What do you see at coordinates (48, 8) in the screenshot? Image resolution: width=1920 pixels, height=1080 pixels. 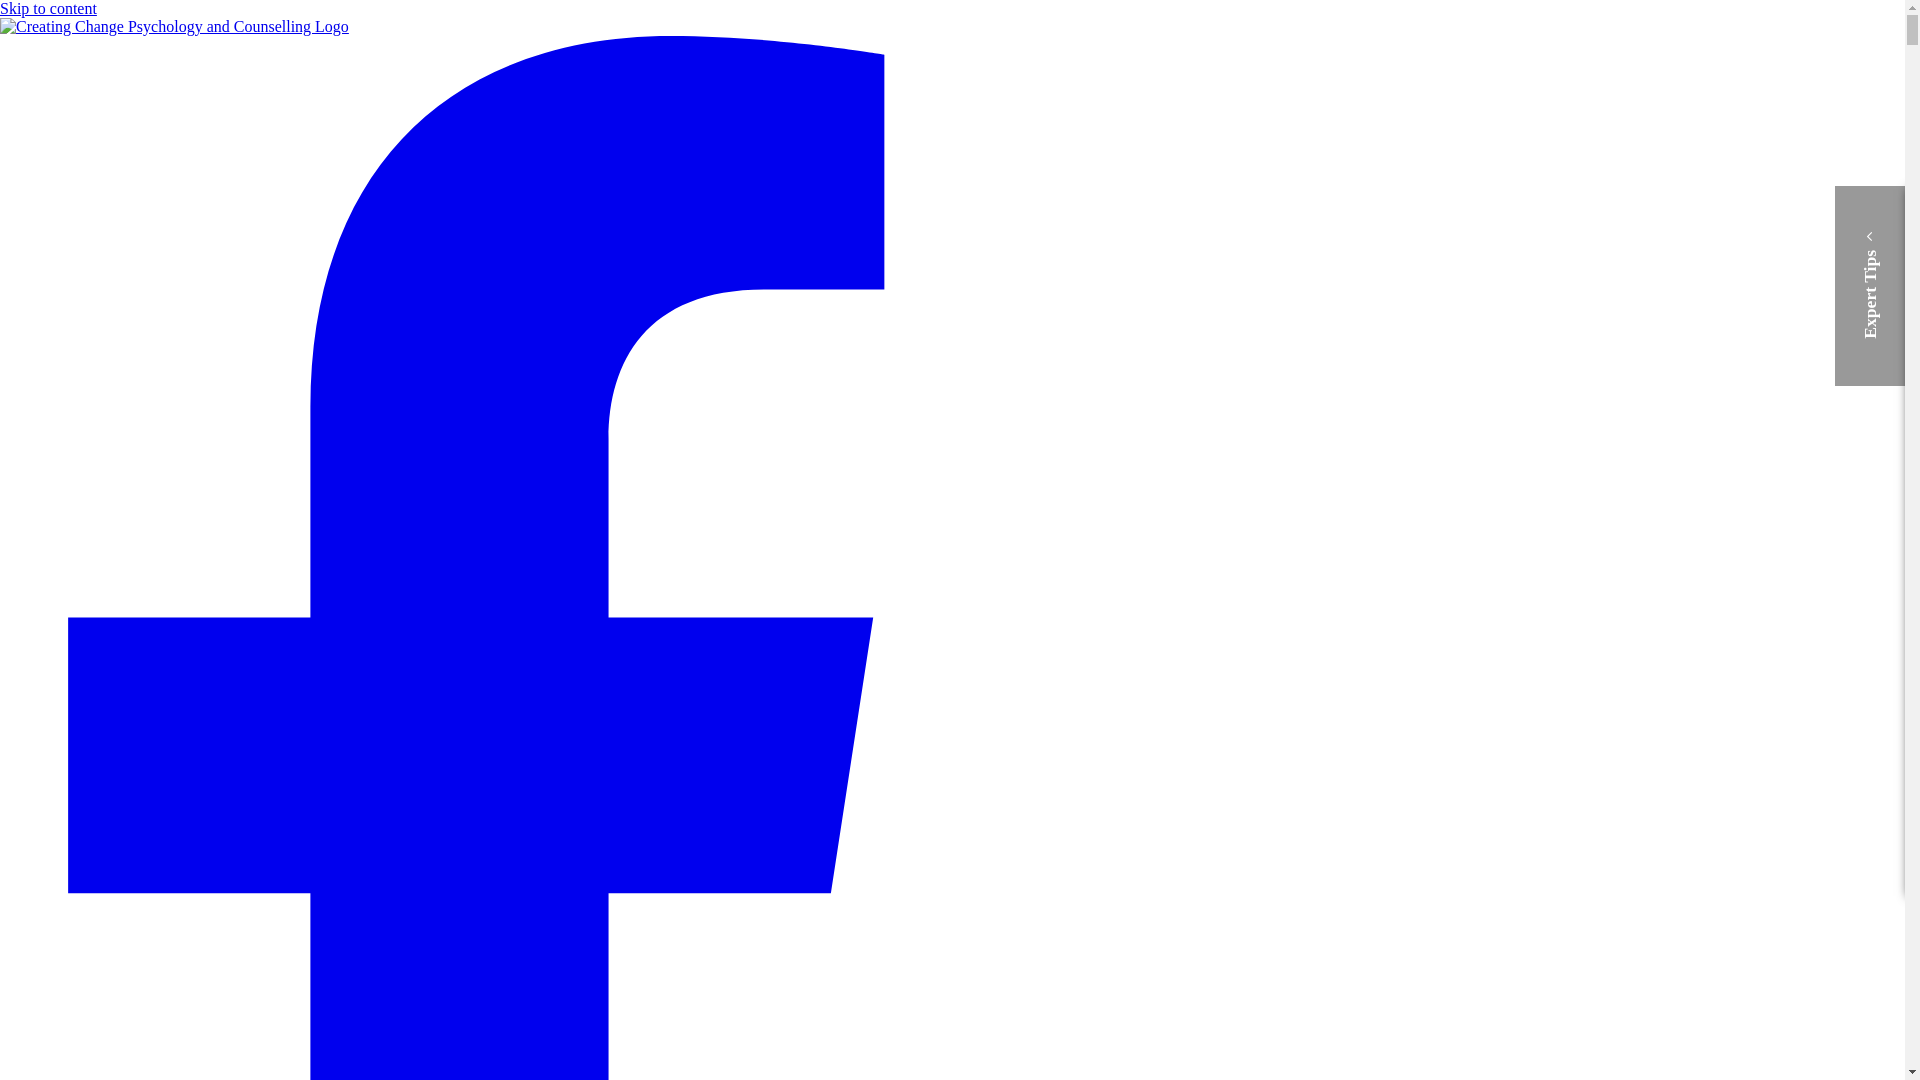 I see `'Skip to content'` at bounding box center [48, 8].